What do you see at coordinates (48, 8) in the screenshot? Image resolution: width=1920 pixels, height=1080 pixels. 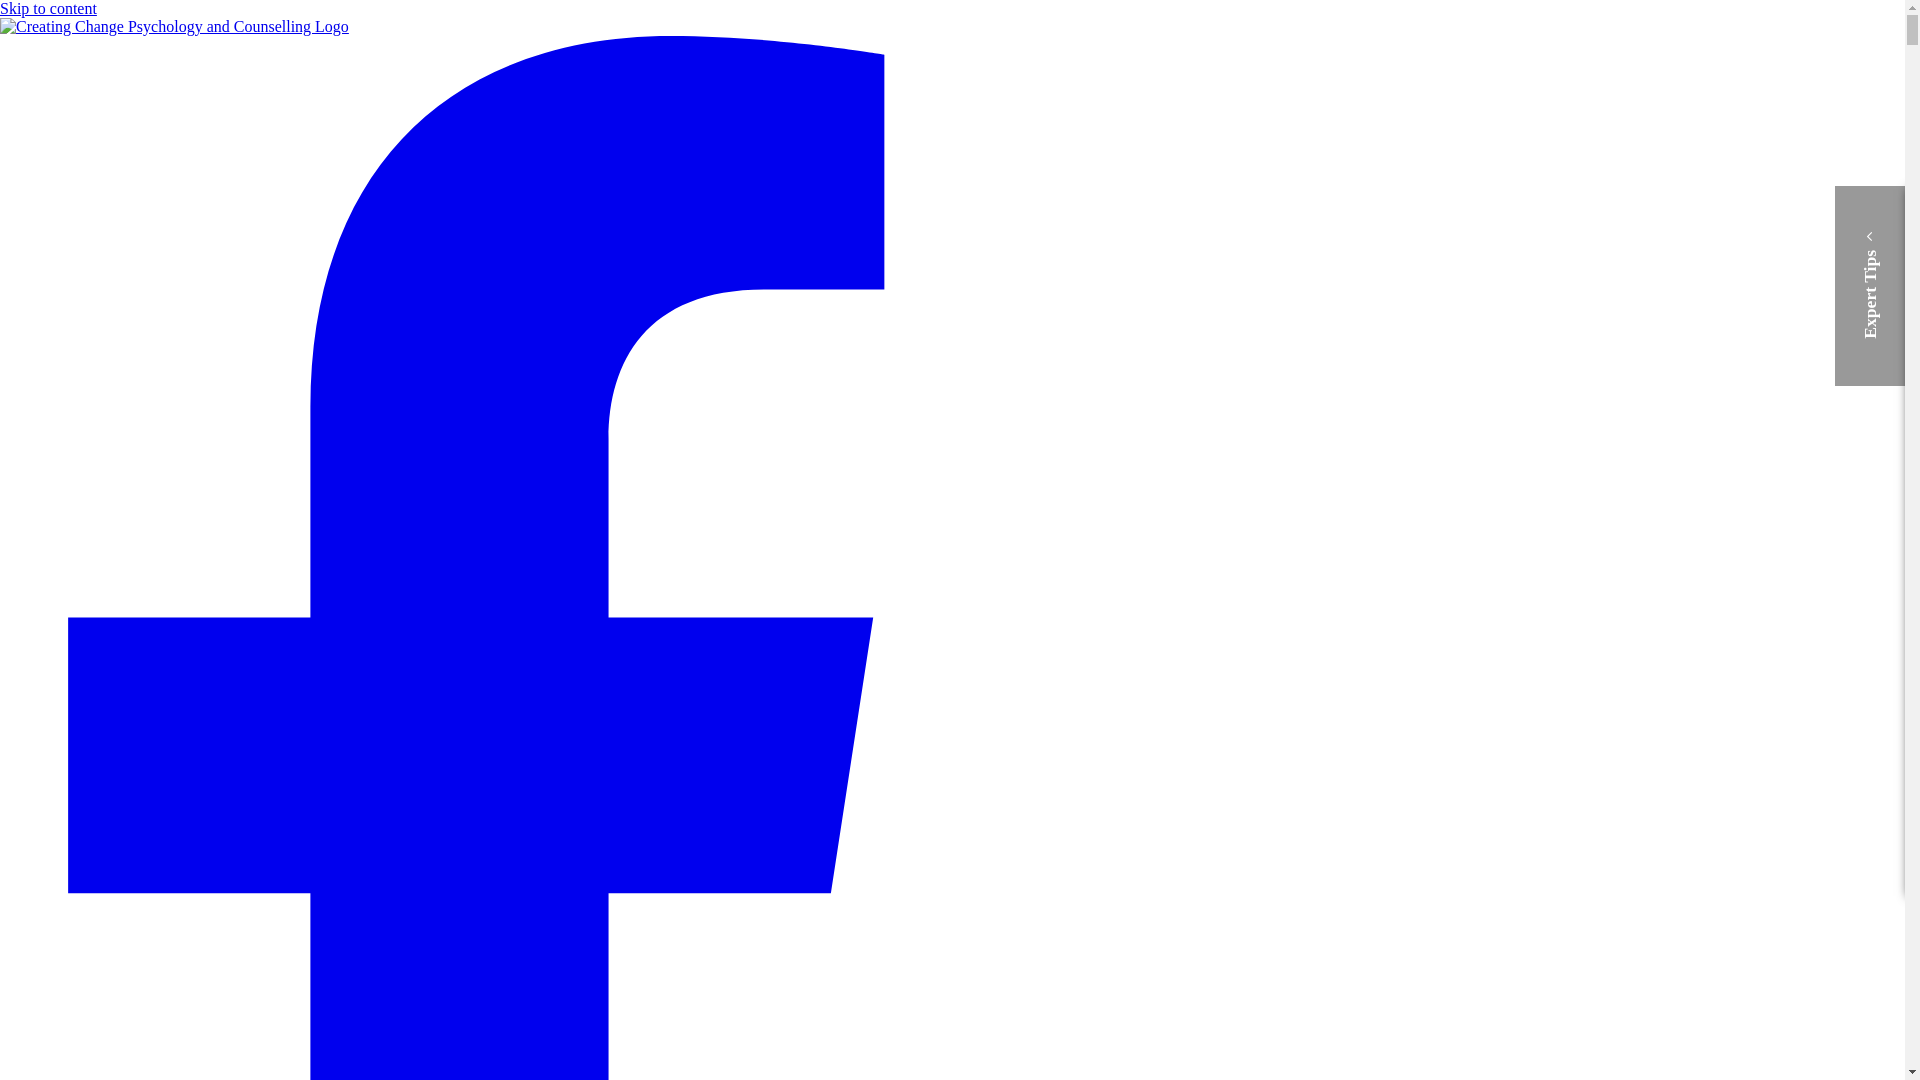 I see `'Skip to content'` at bounding box center [48, 8].